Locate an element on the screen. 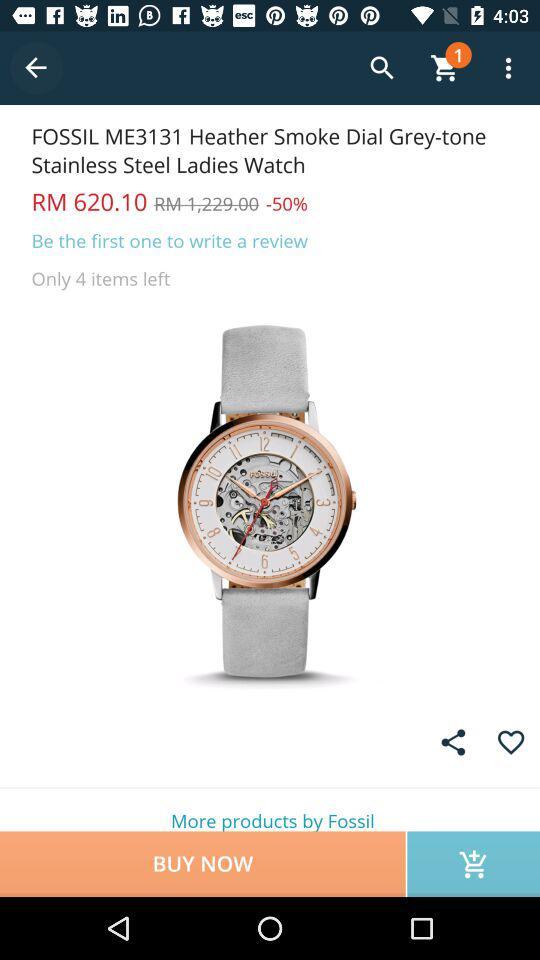 The height and width of the screenshot is (960, 540). page is located at coordinates (511, 741).